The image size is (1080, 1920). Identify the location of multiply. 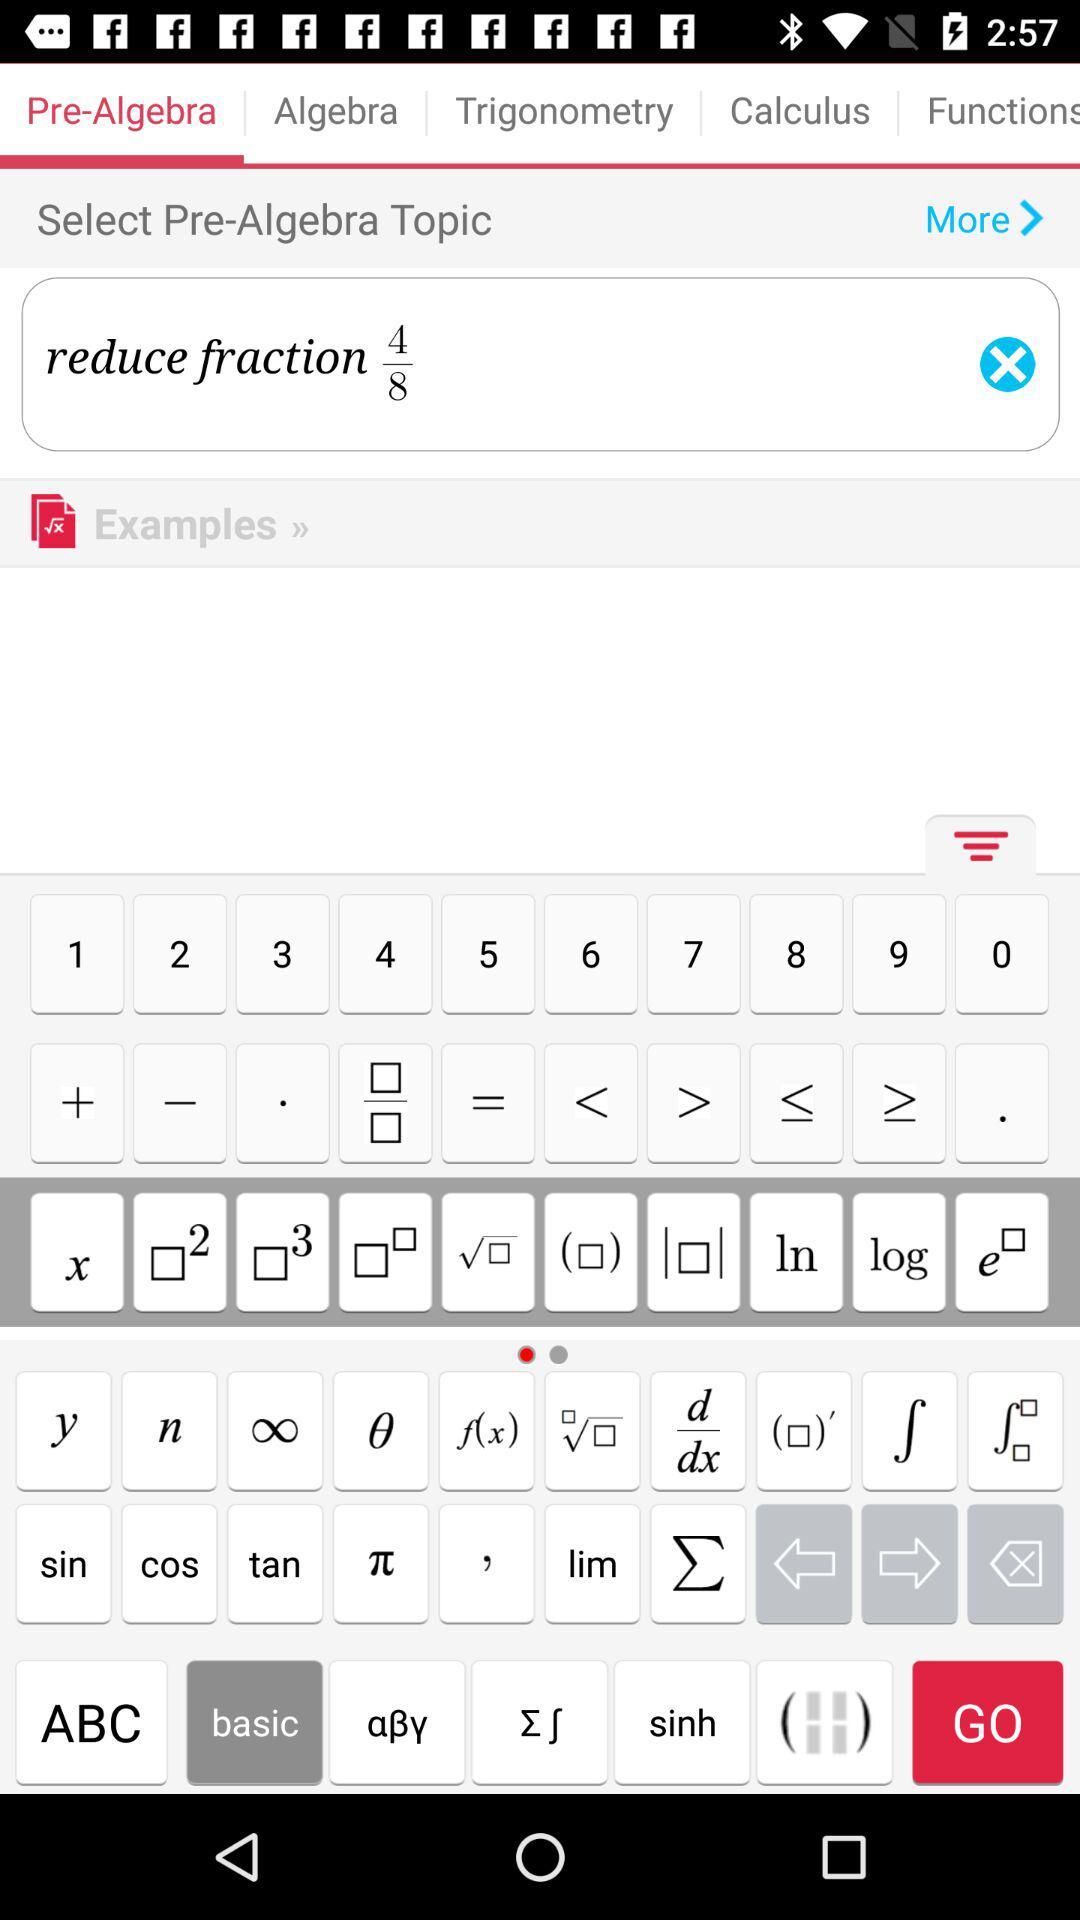
(282, 1101).